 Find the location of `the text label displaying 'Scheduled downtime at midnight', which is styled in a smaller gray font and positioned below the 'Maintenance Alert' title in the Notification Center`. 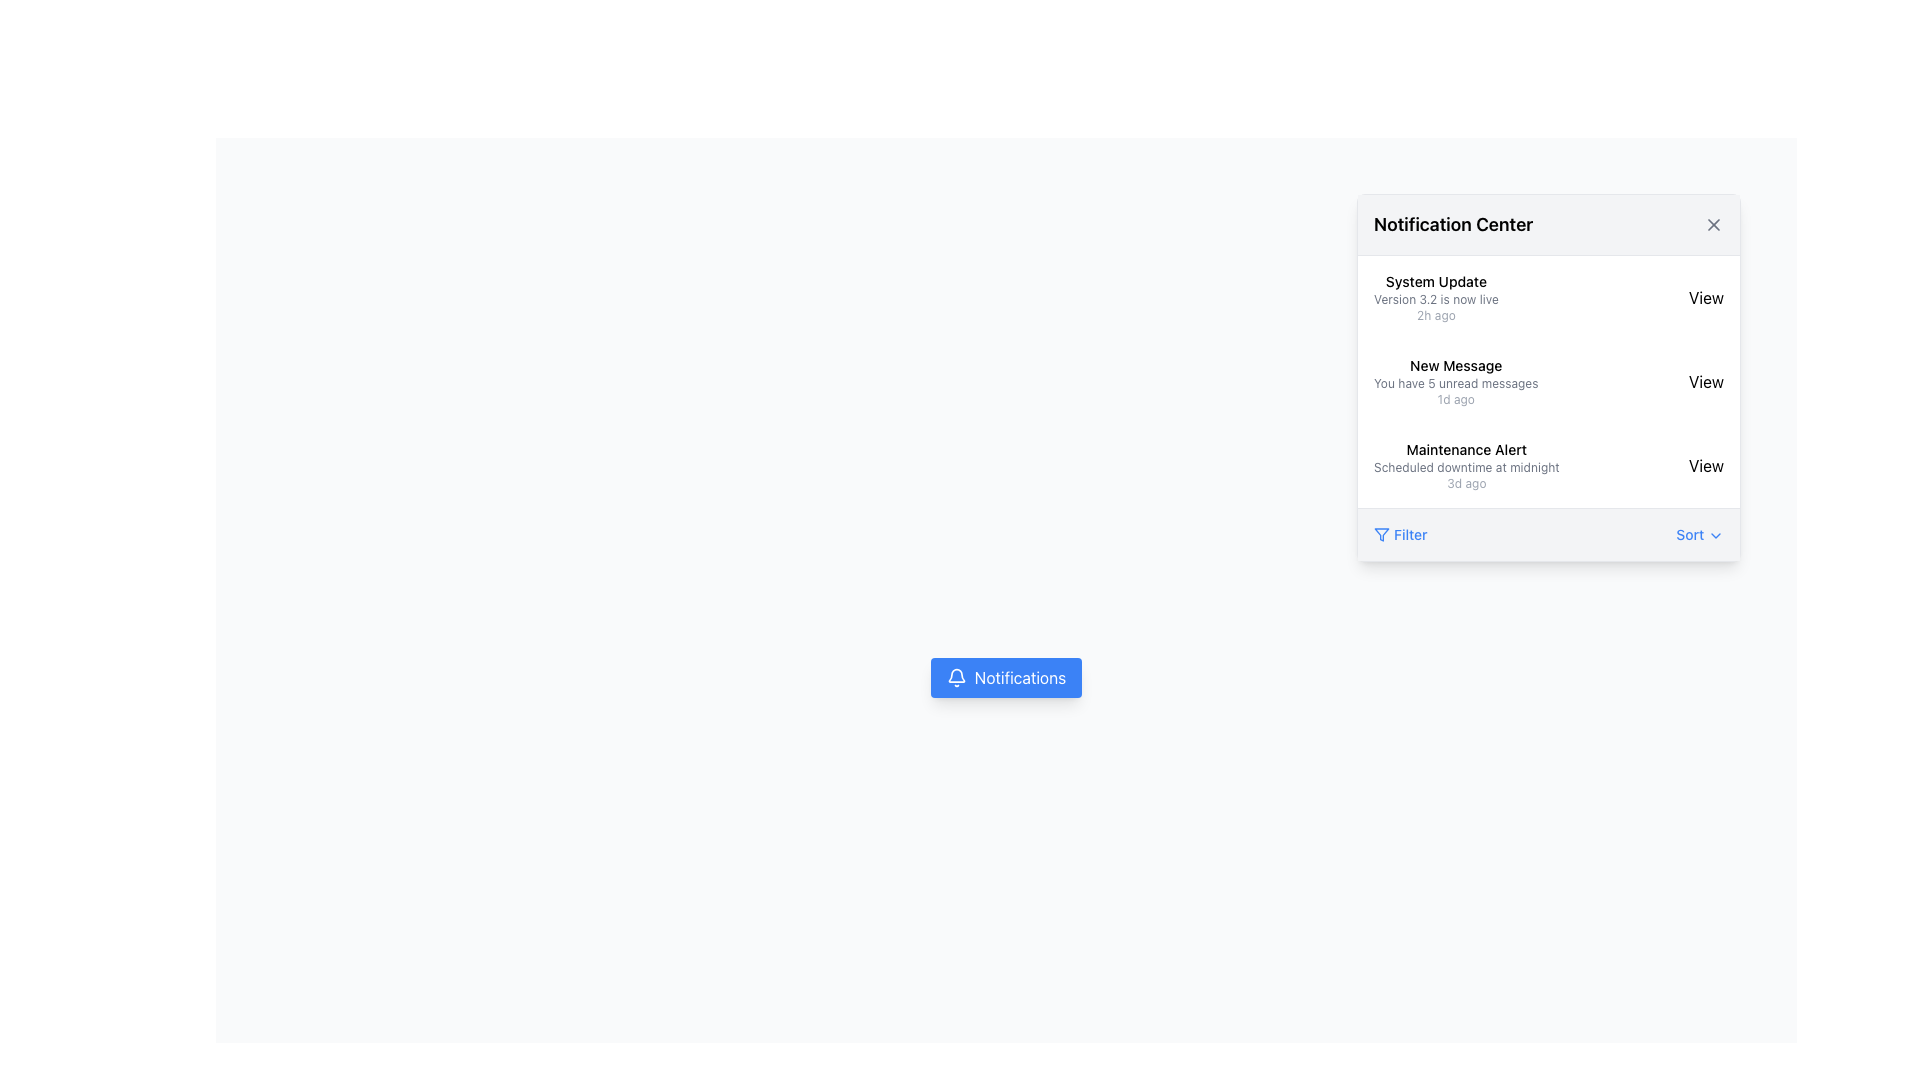

the text label displaying 'Scheduled downtime at midnight', which is styled in a smaller gray font and positioned below the 'Maintenance Alert' title in the Notification Center is located at coordinates (1466, 467).